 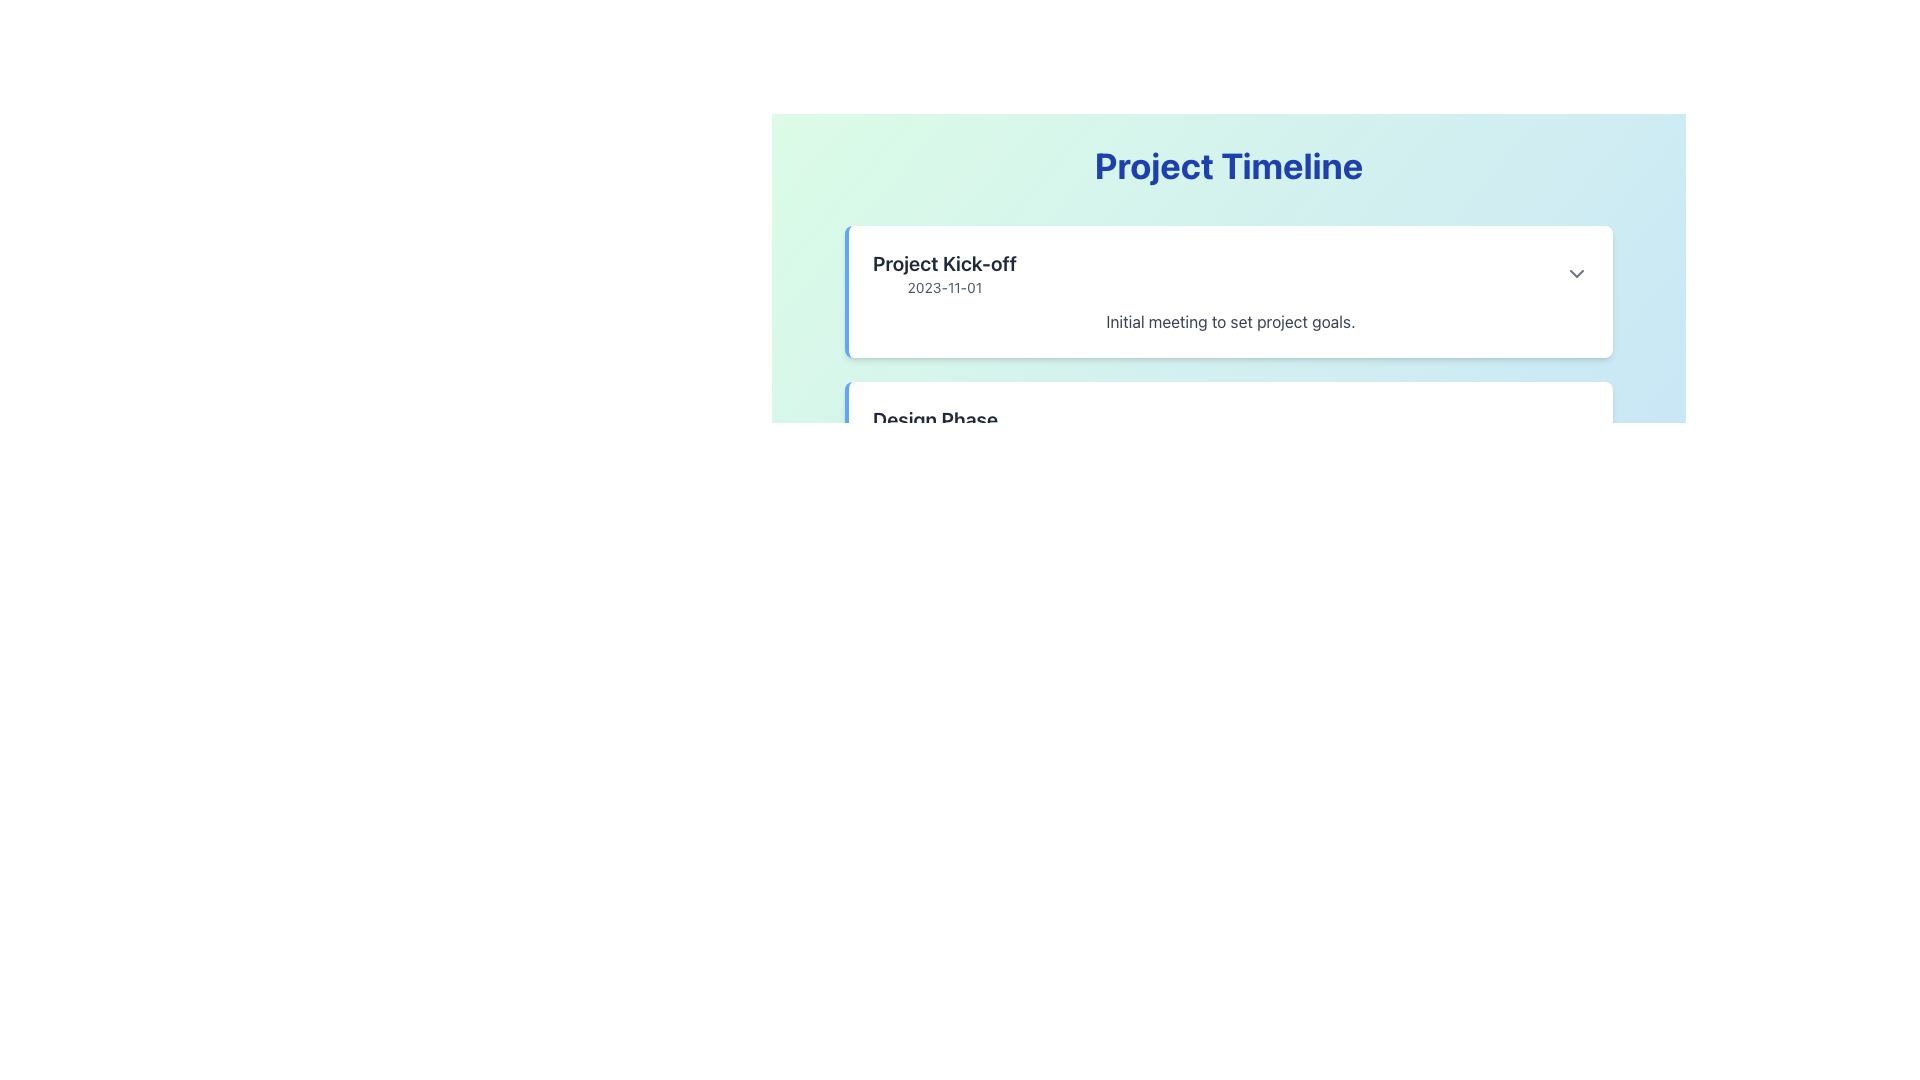 I want to click on the Text Display that shows 'Design Phase' and '2023-11-15', located in the upper left corner below the 'Project Kick-off' card in the 'Project Timeline' section, so click(x=934, y=428).